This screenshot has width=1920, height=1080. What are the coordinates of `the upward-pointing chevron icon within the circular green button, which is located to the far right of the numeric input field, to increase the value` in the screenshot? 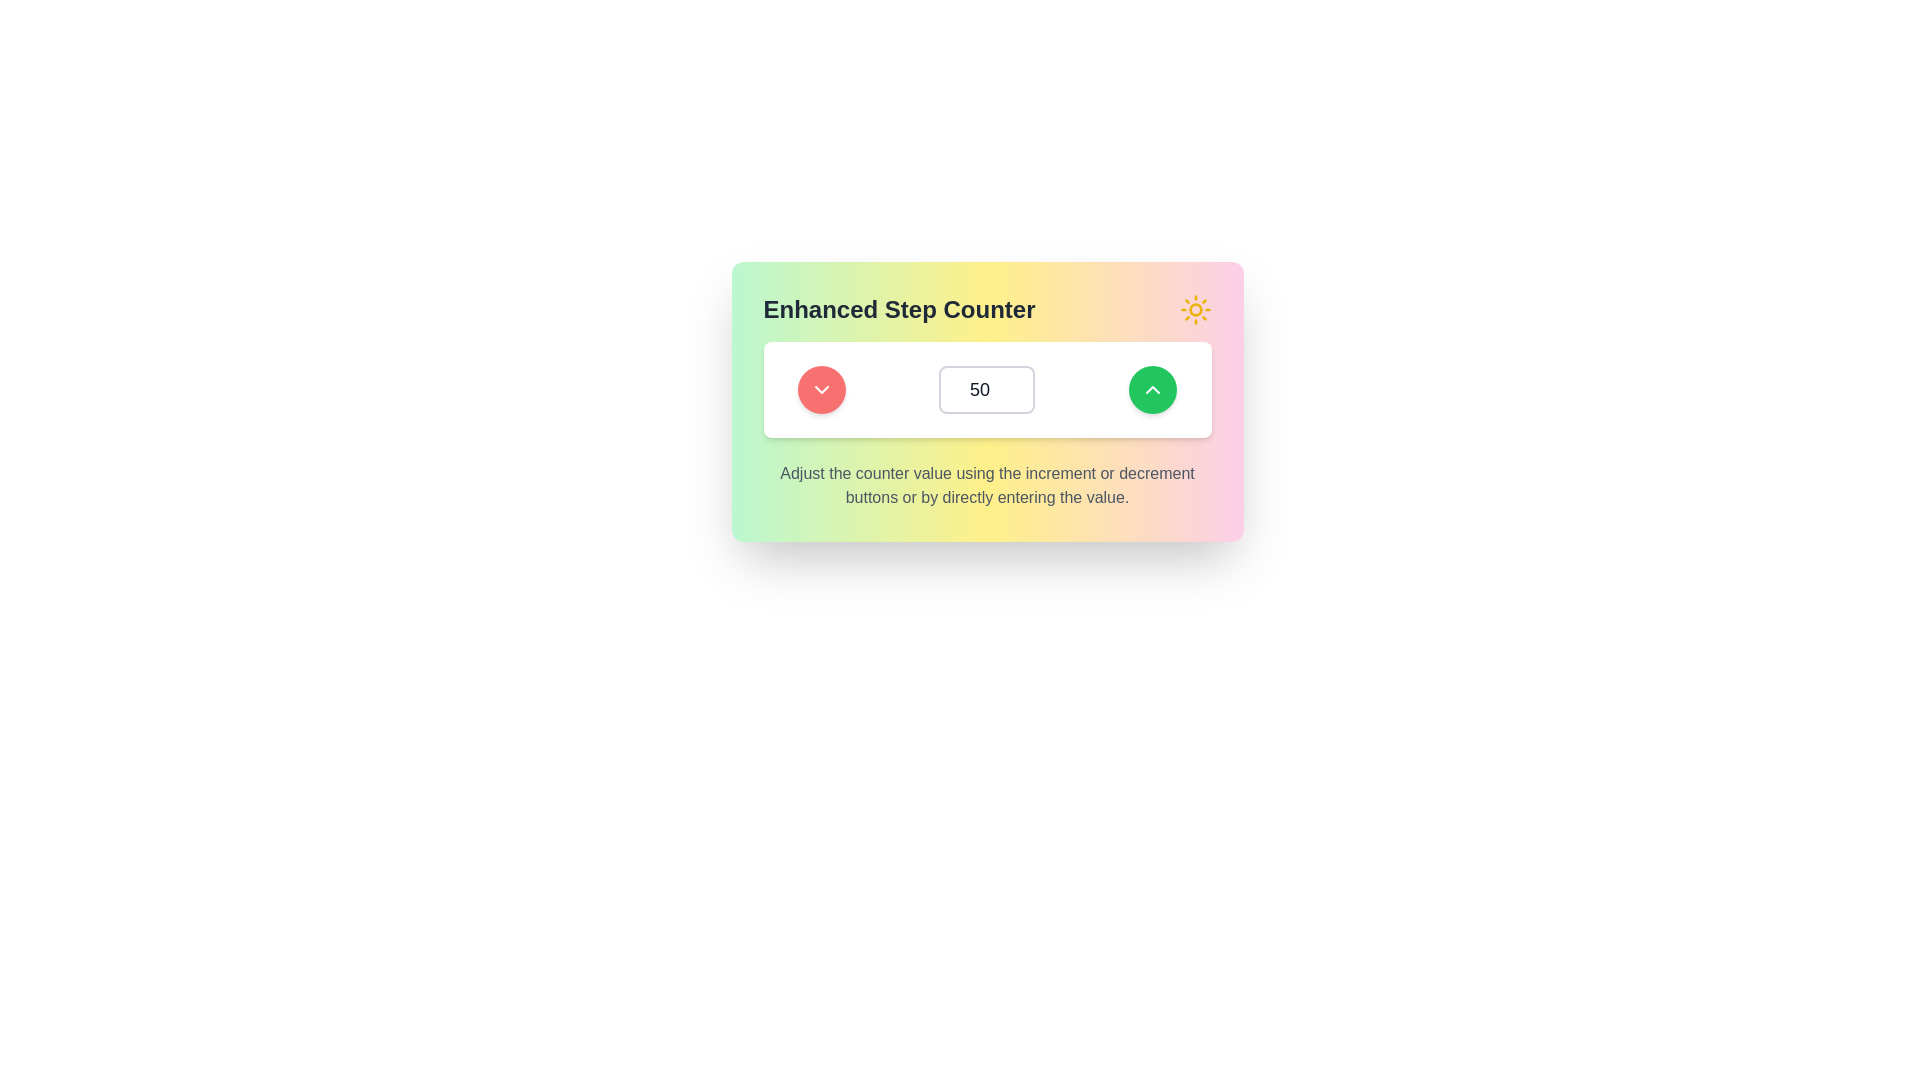 It's located at (1152, 389).